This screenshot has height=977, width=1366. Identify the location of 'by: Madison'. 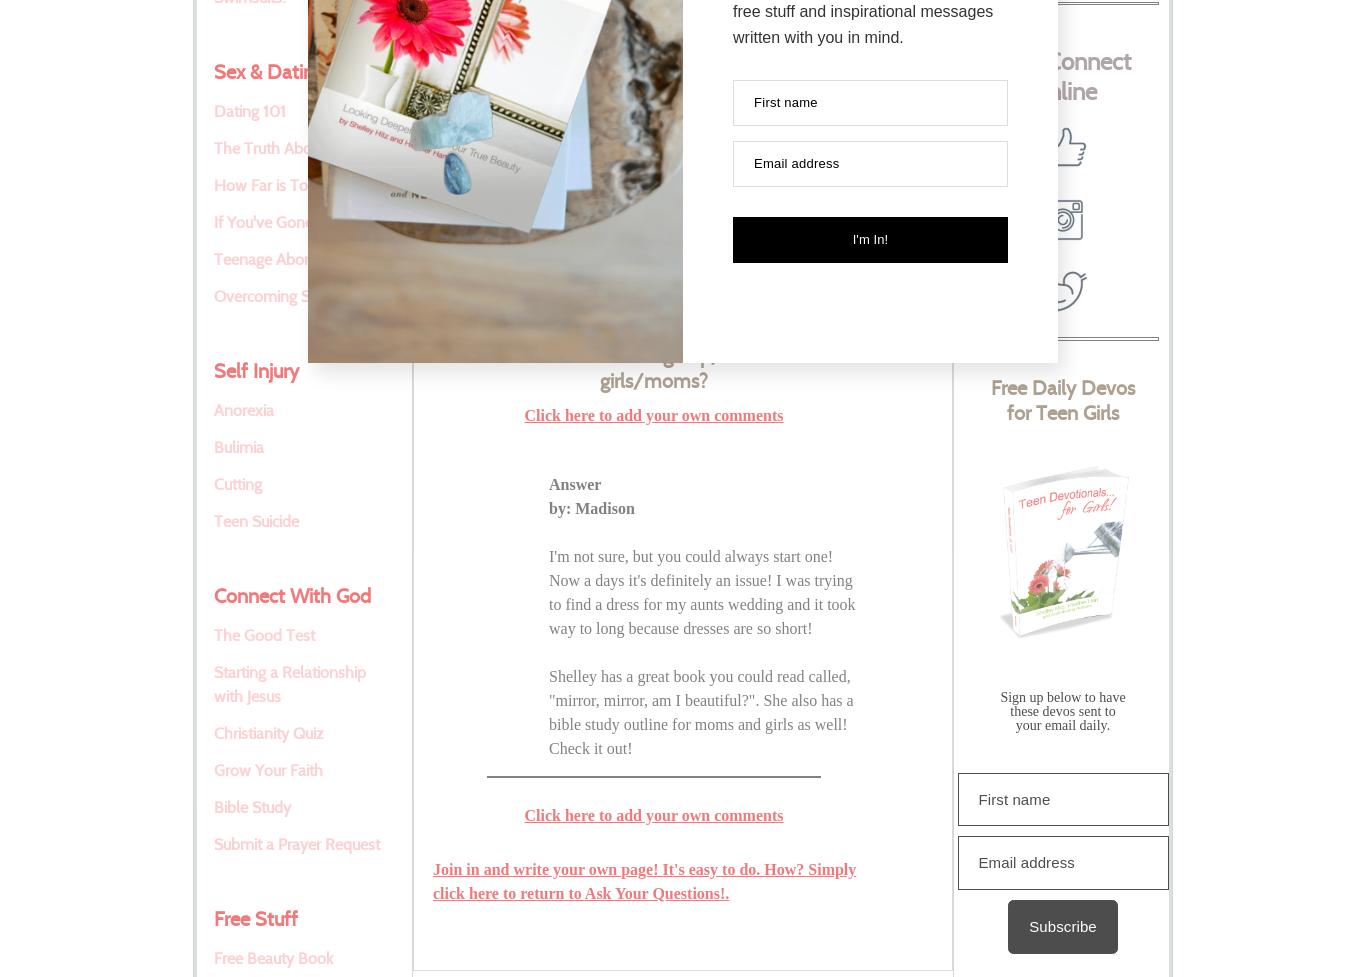
(590, 507).